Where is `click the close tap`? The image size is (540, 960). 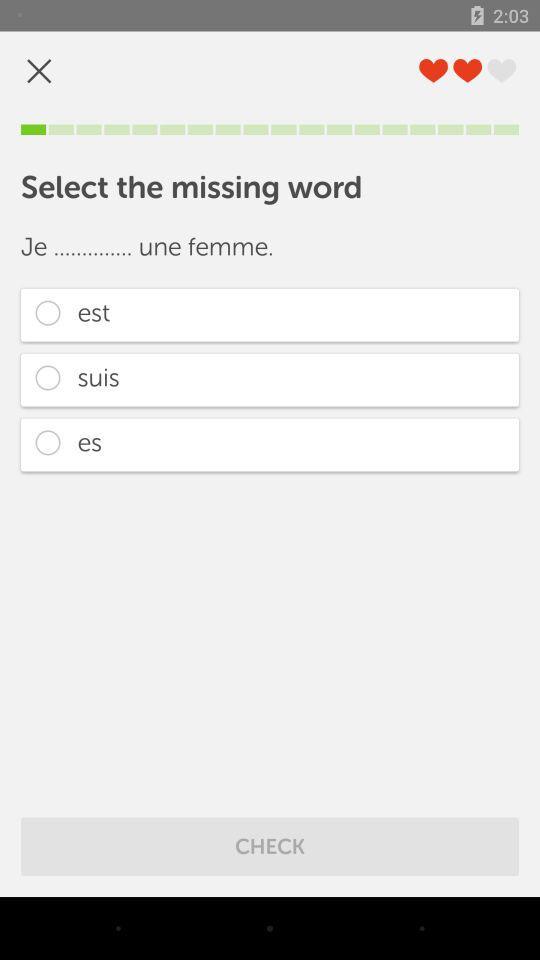 click the close tap is located at coordinates (39, 71).